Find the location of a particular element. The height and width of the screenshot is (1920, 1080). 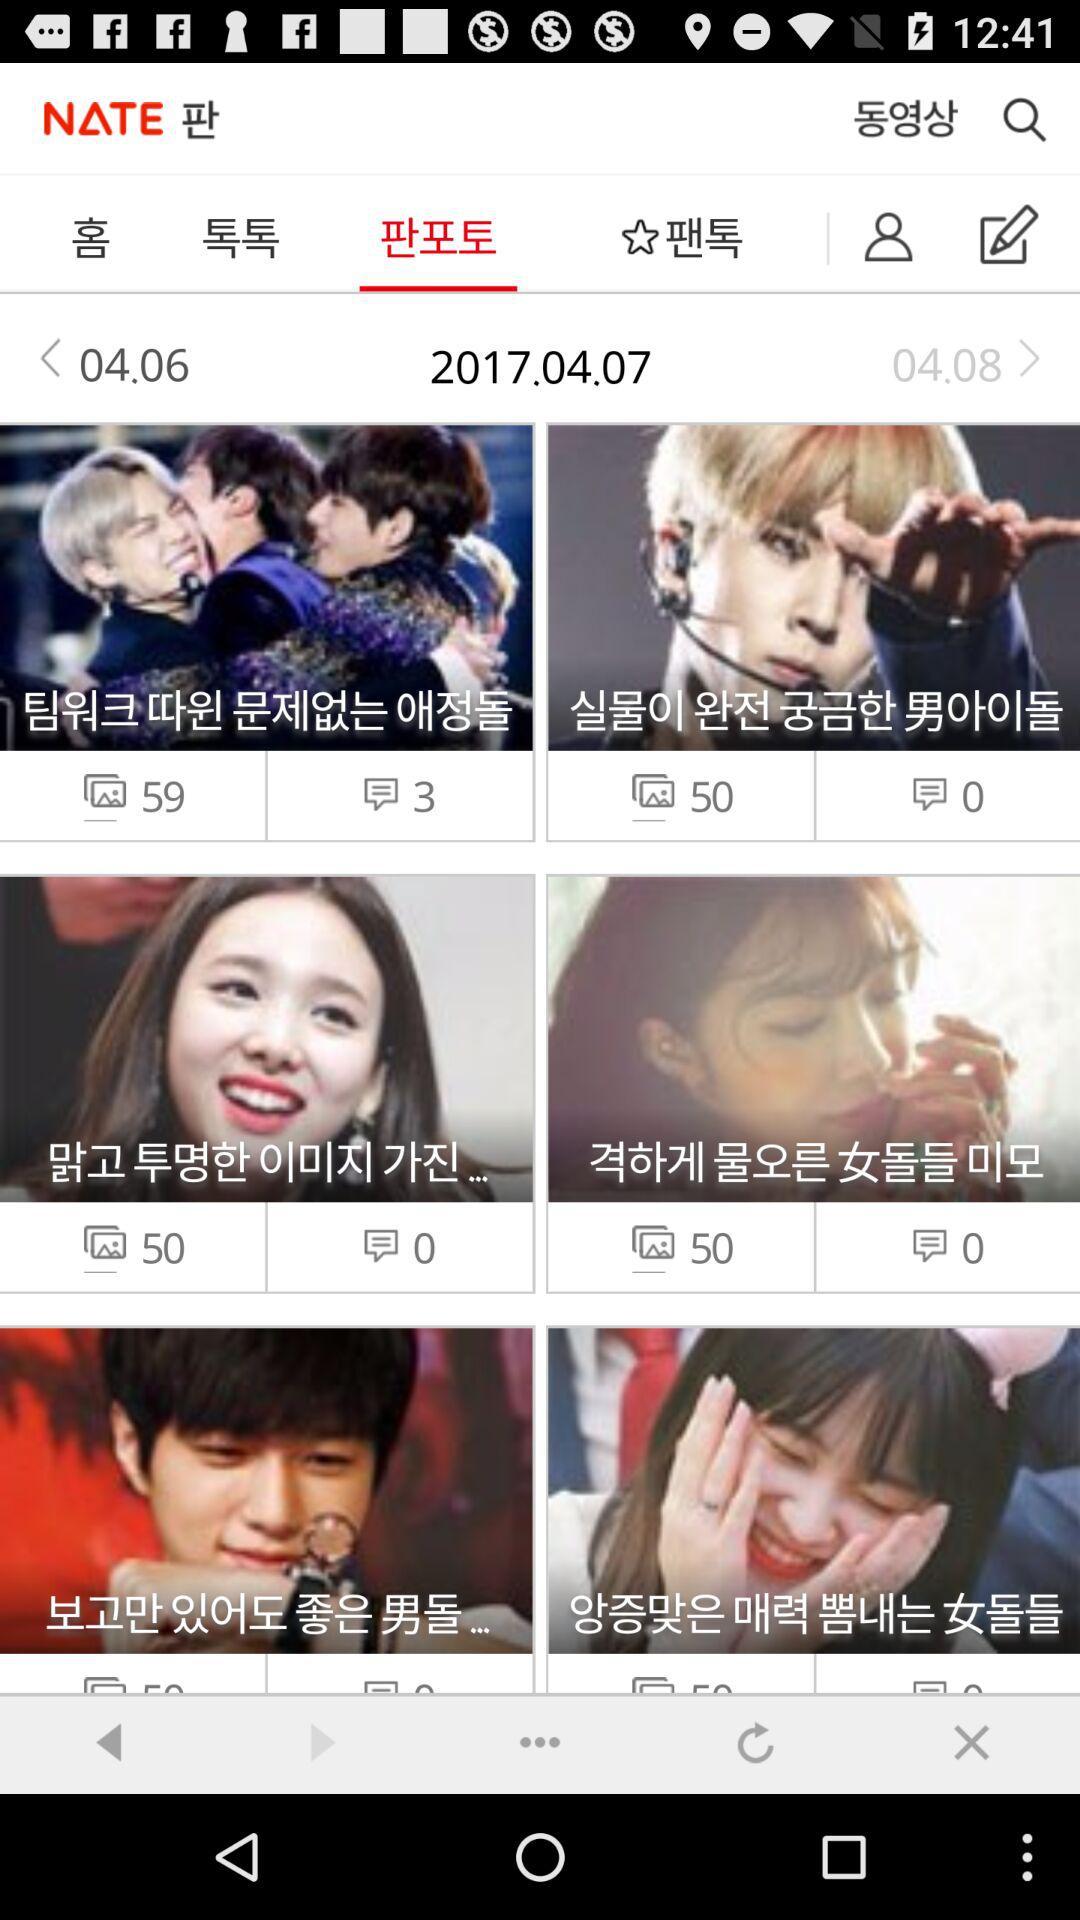

explore more menus is located at coordinates (540, 1741).